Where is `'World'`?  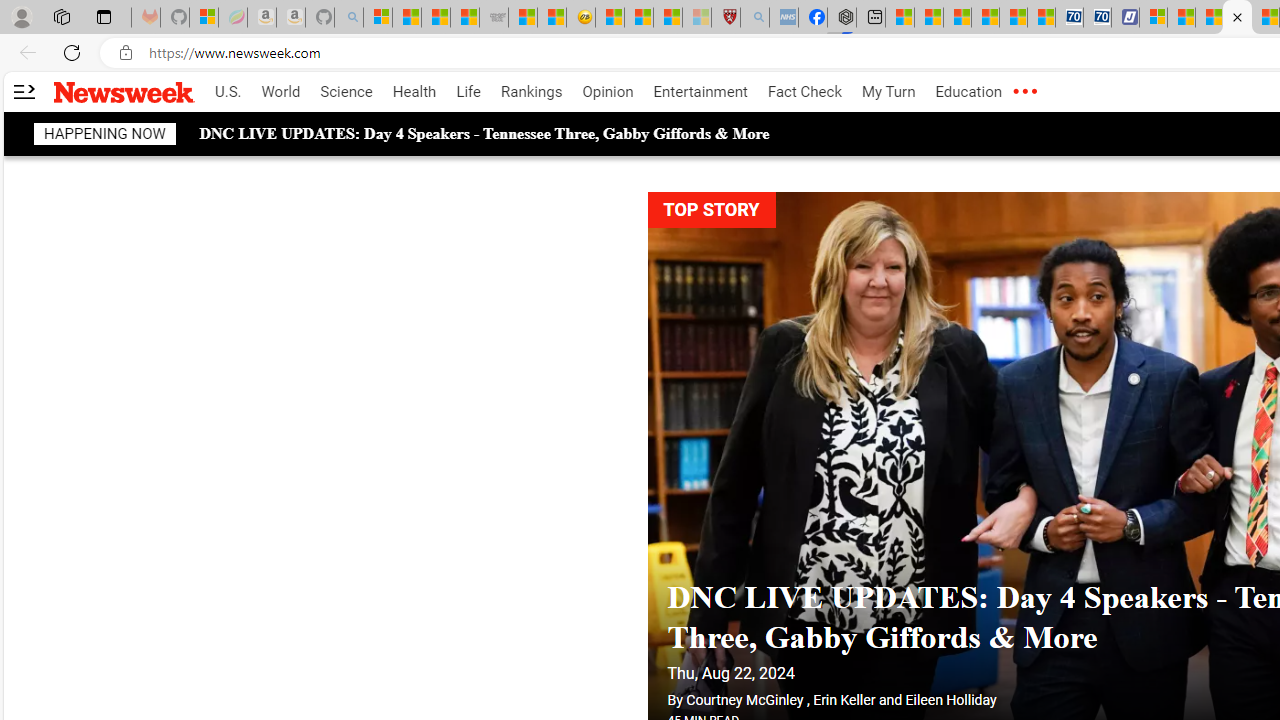
'World' is located at coordinates (279, 92).